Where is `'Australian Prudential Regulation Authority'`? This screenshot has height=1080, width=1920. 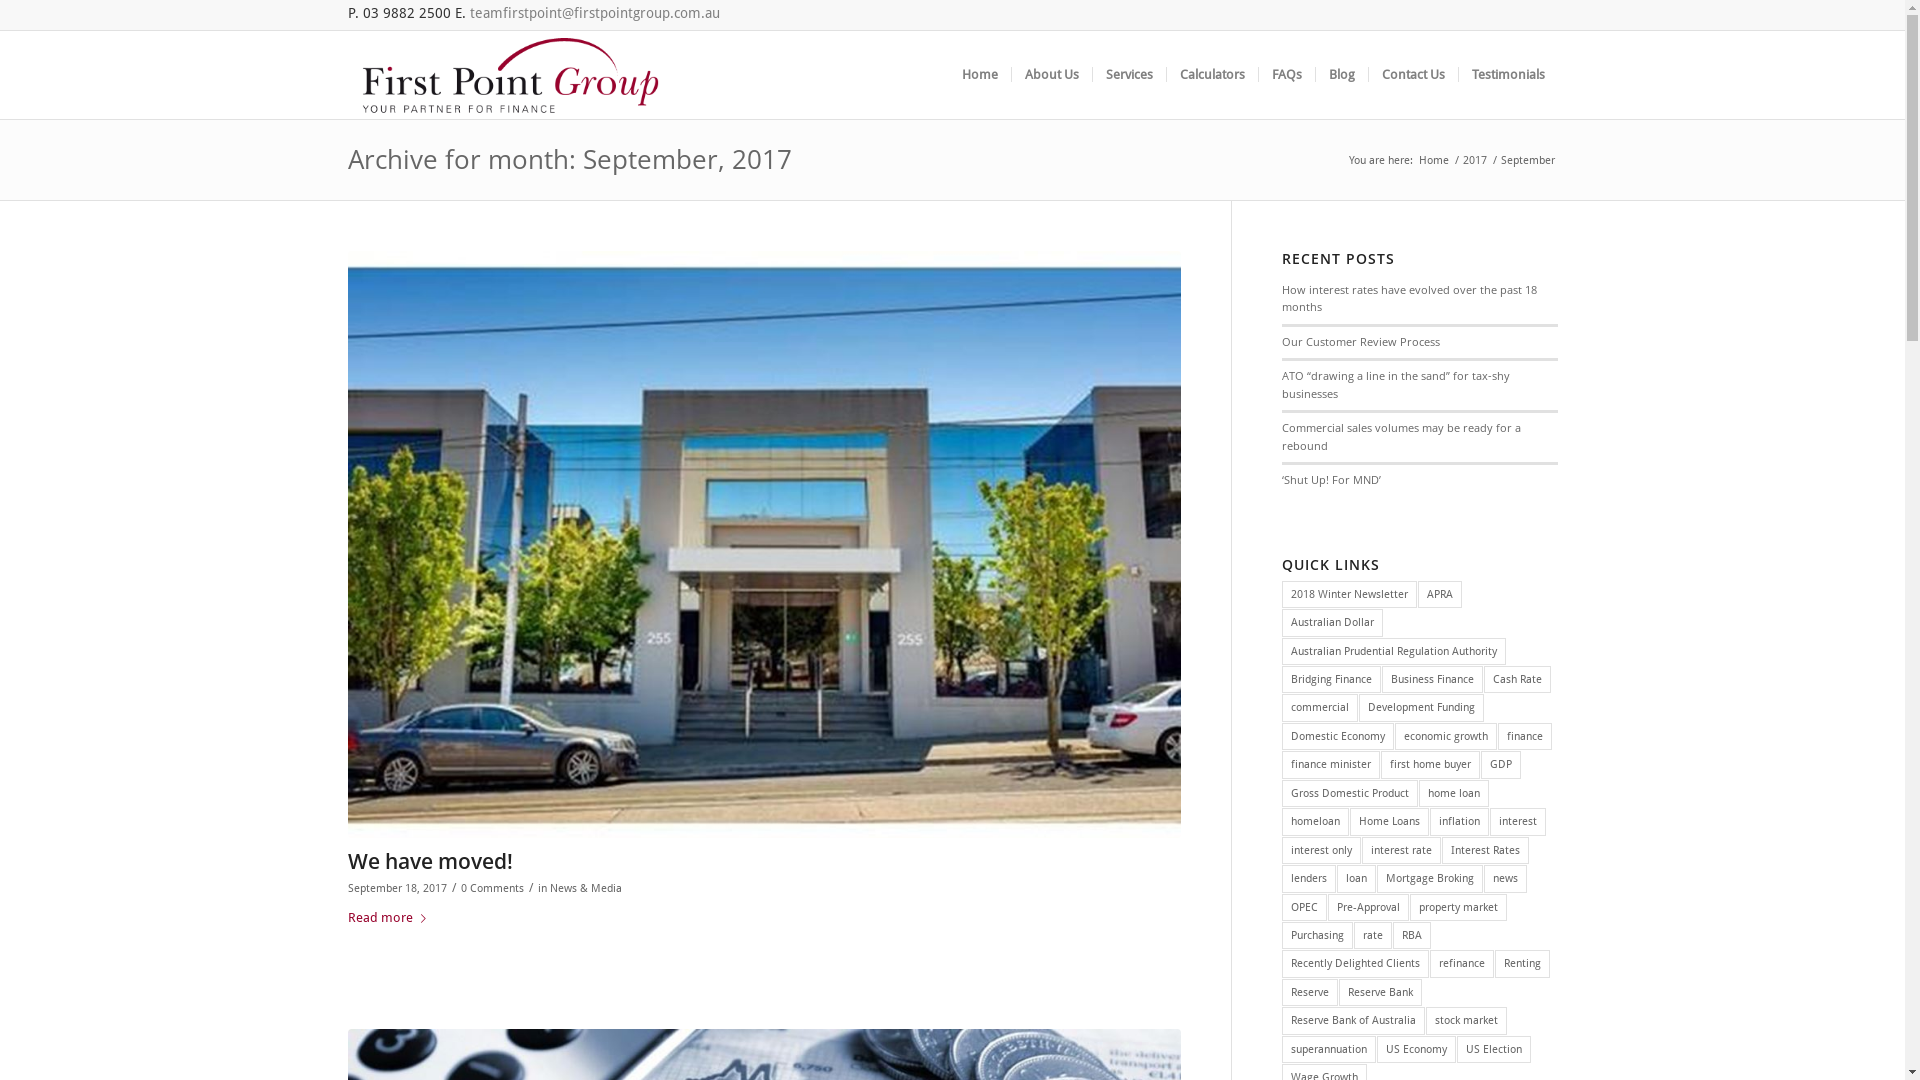
'Australian Prudential Regulation Authority' is located at coordinates (1392, 651).